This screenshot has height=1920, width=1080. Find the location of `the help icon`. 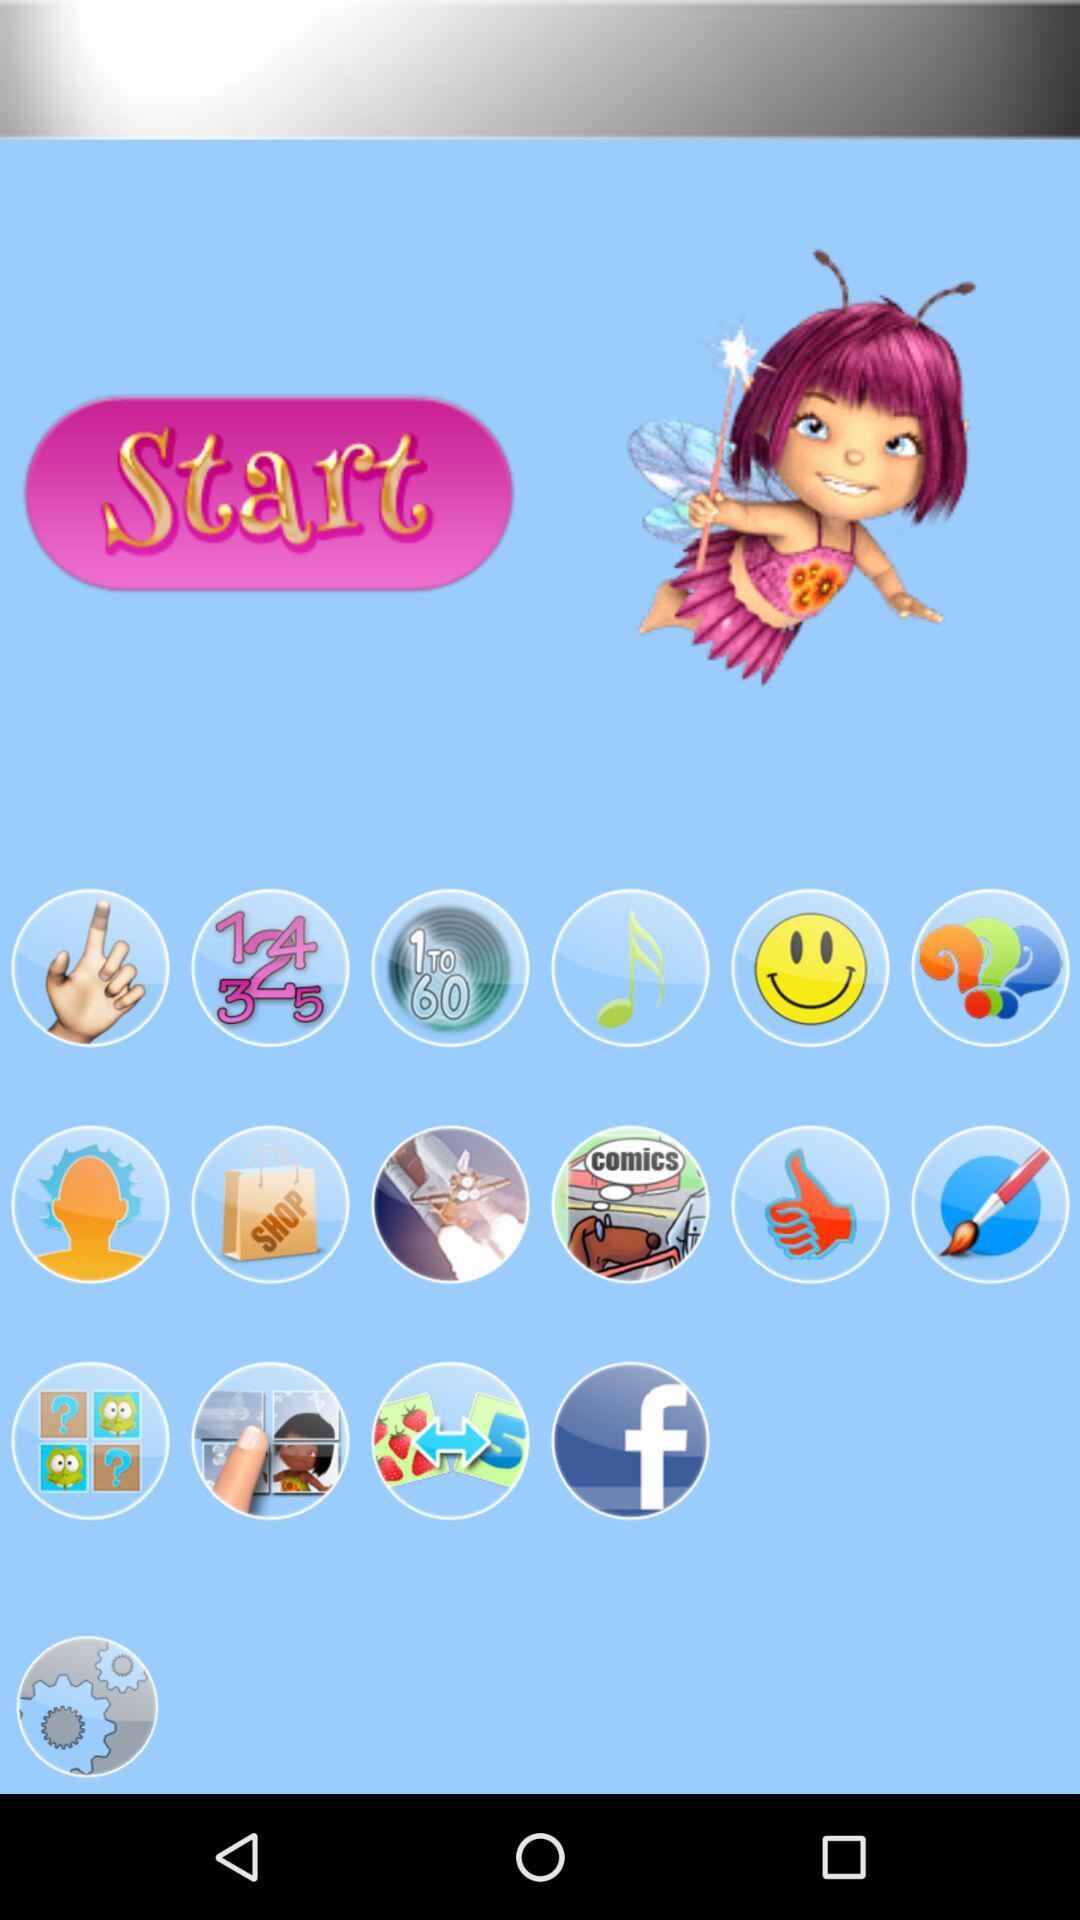

the help icon is located at coordinates (990, 1036).